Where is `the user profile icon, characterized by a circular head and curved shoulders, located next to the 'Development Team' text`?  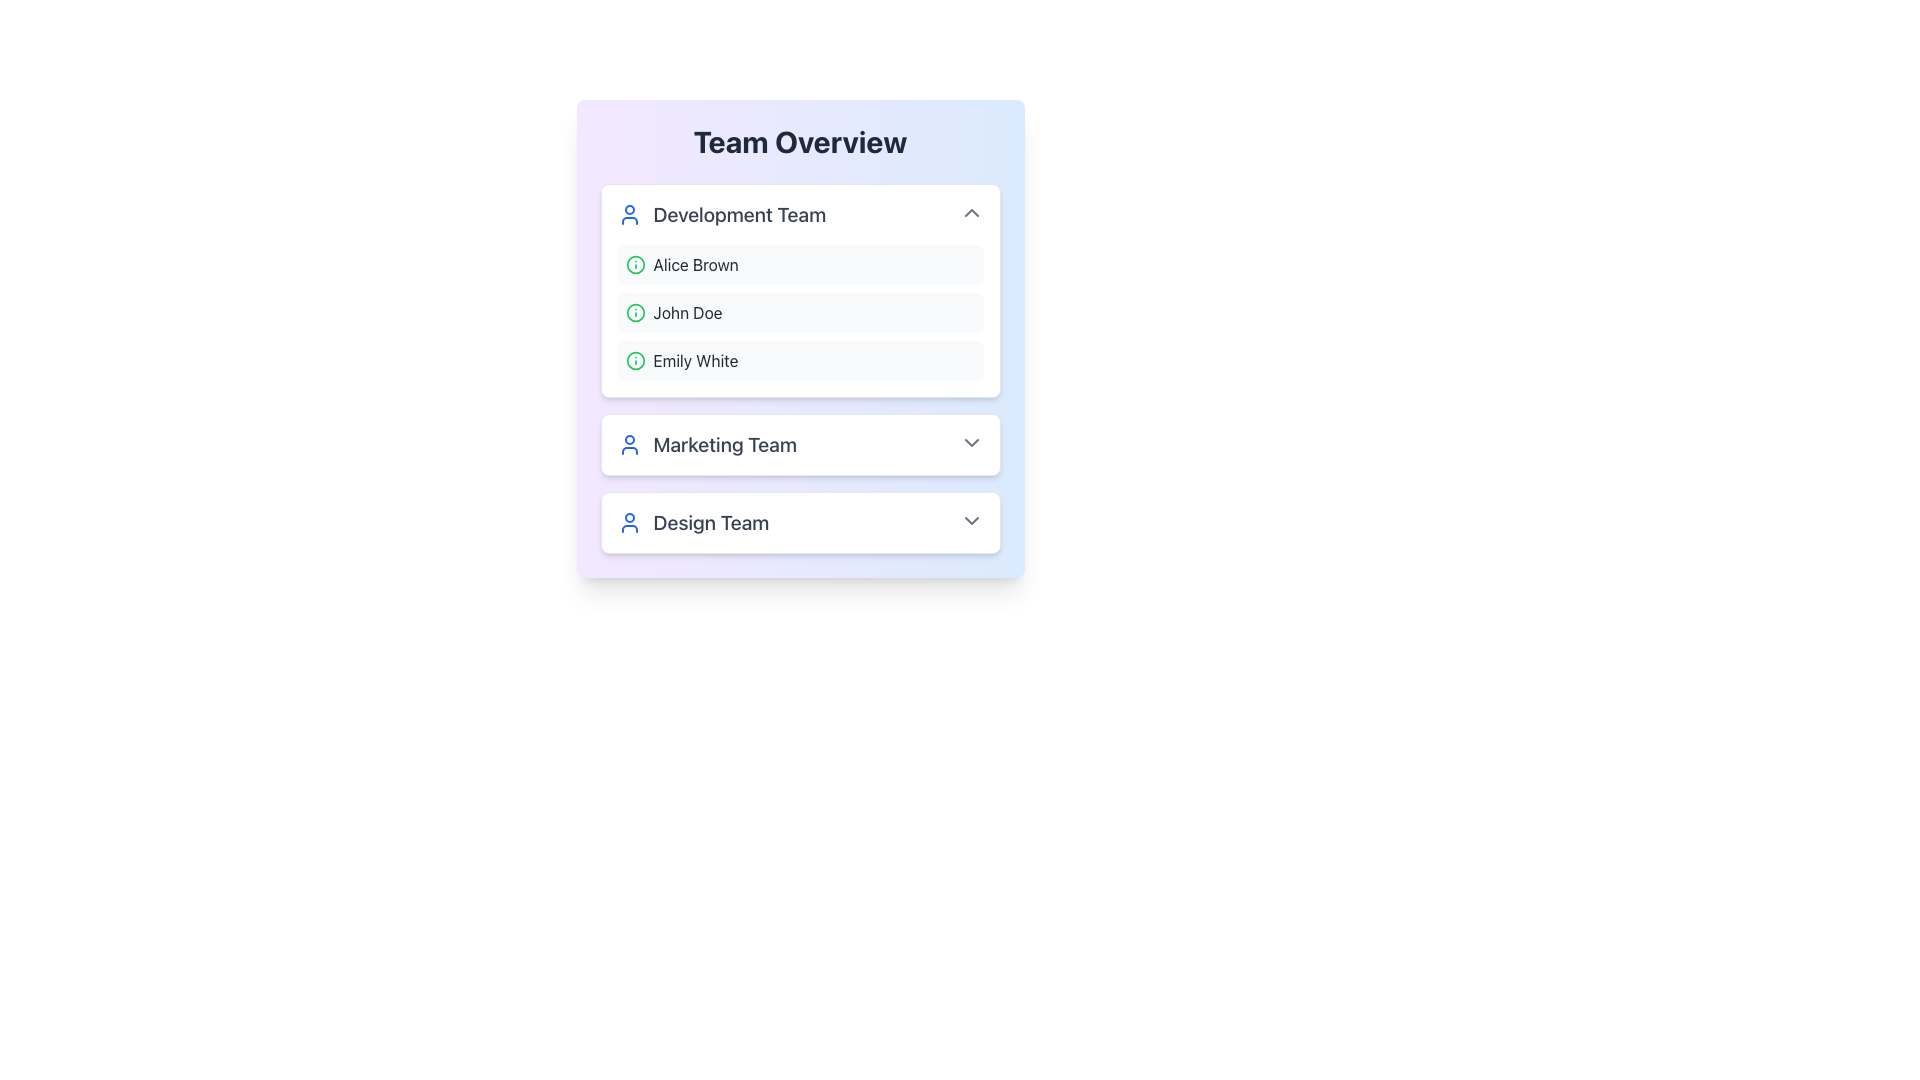 the user profile icon, characterized by a circular head and curved shoulders, located next to the 'Development Team' text is located at coordinates (628, 215).